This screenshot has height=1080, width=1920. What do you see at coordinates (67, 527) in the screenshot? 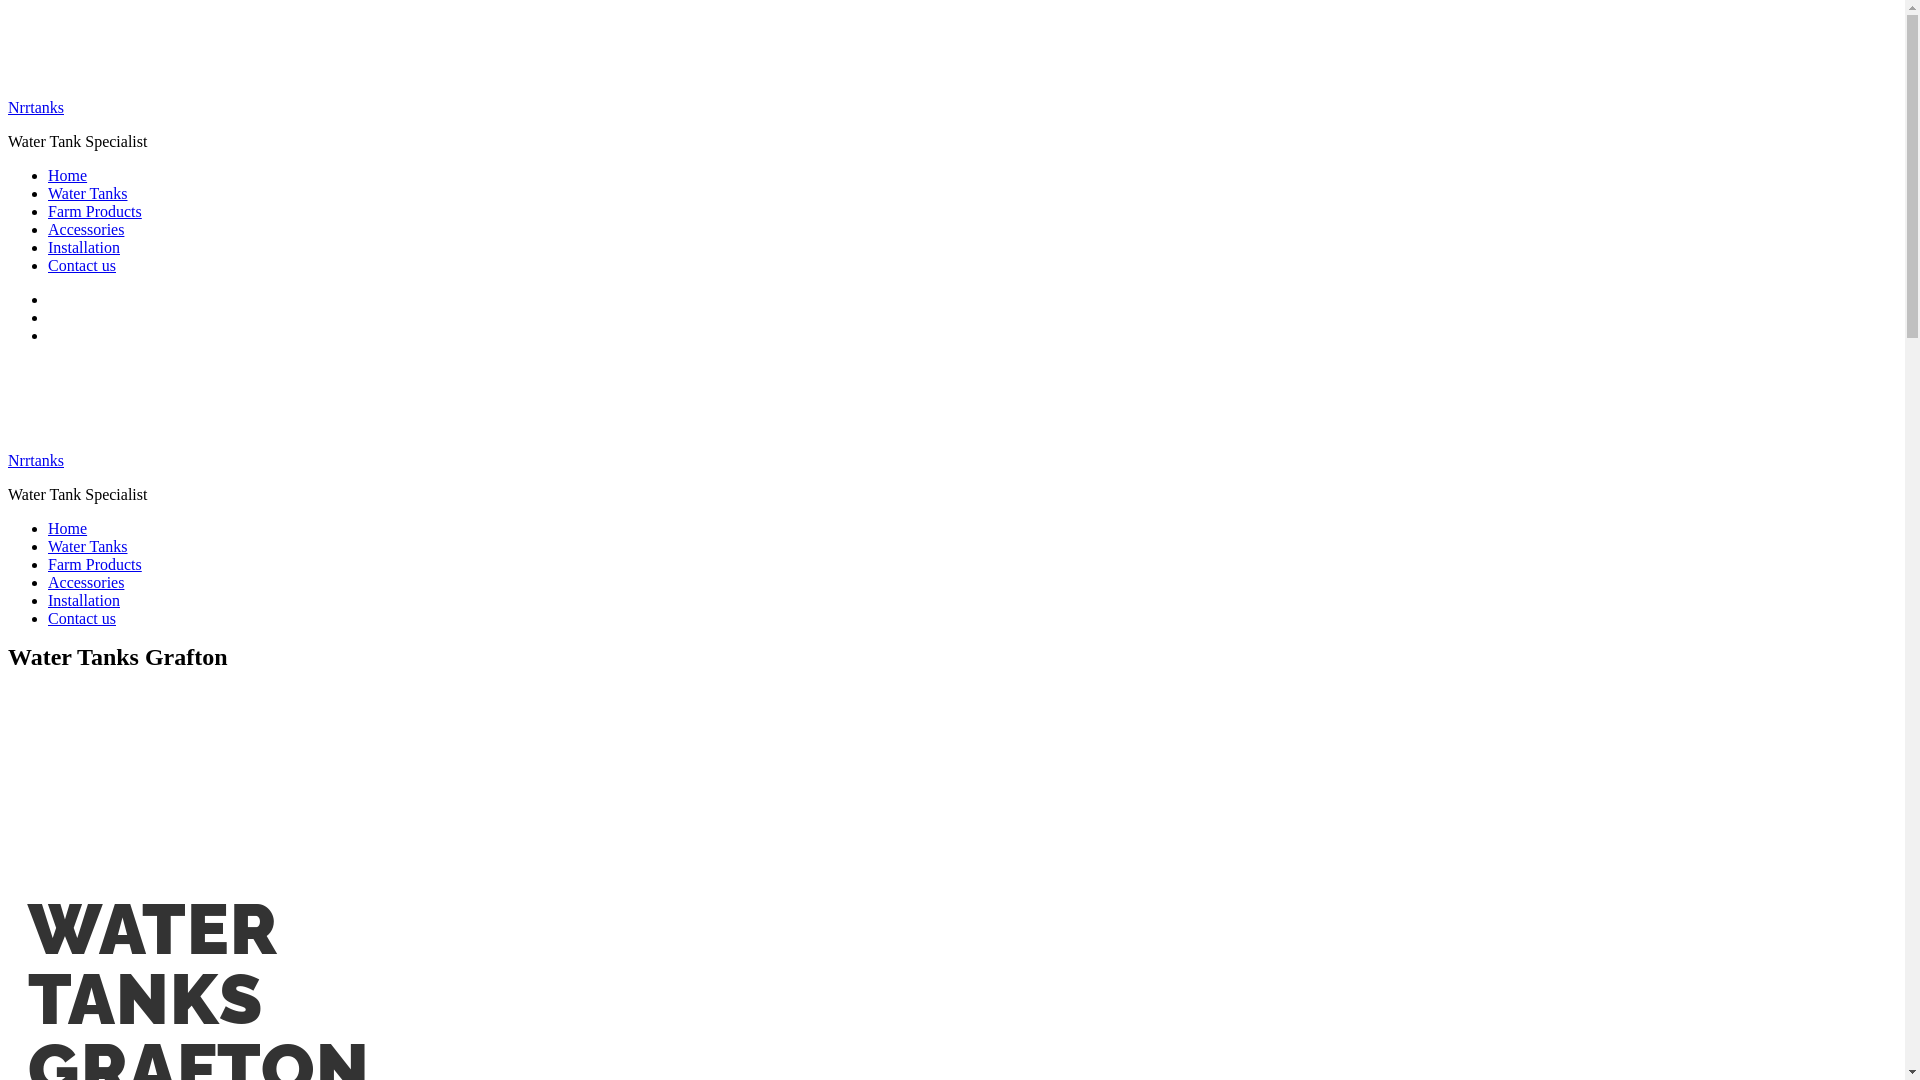
I see `'Home'` at bounding box center [67, 527].